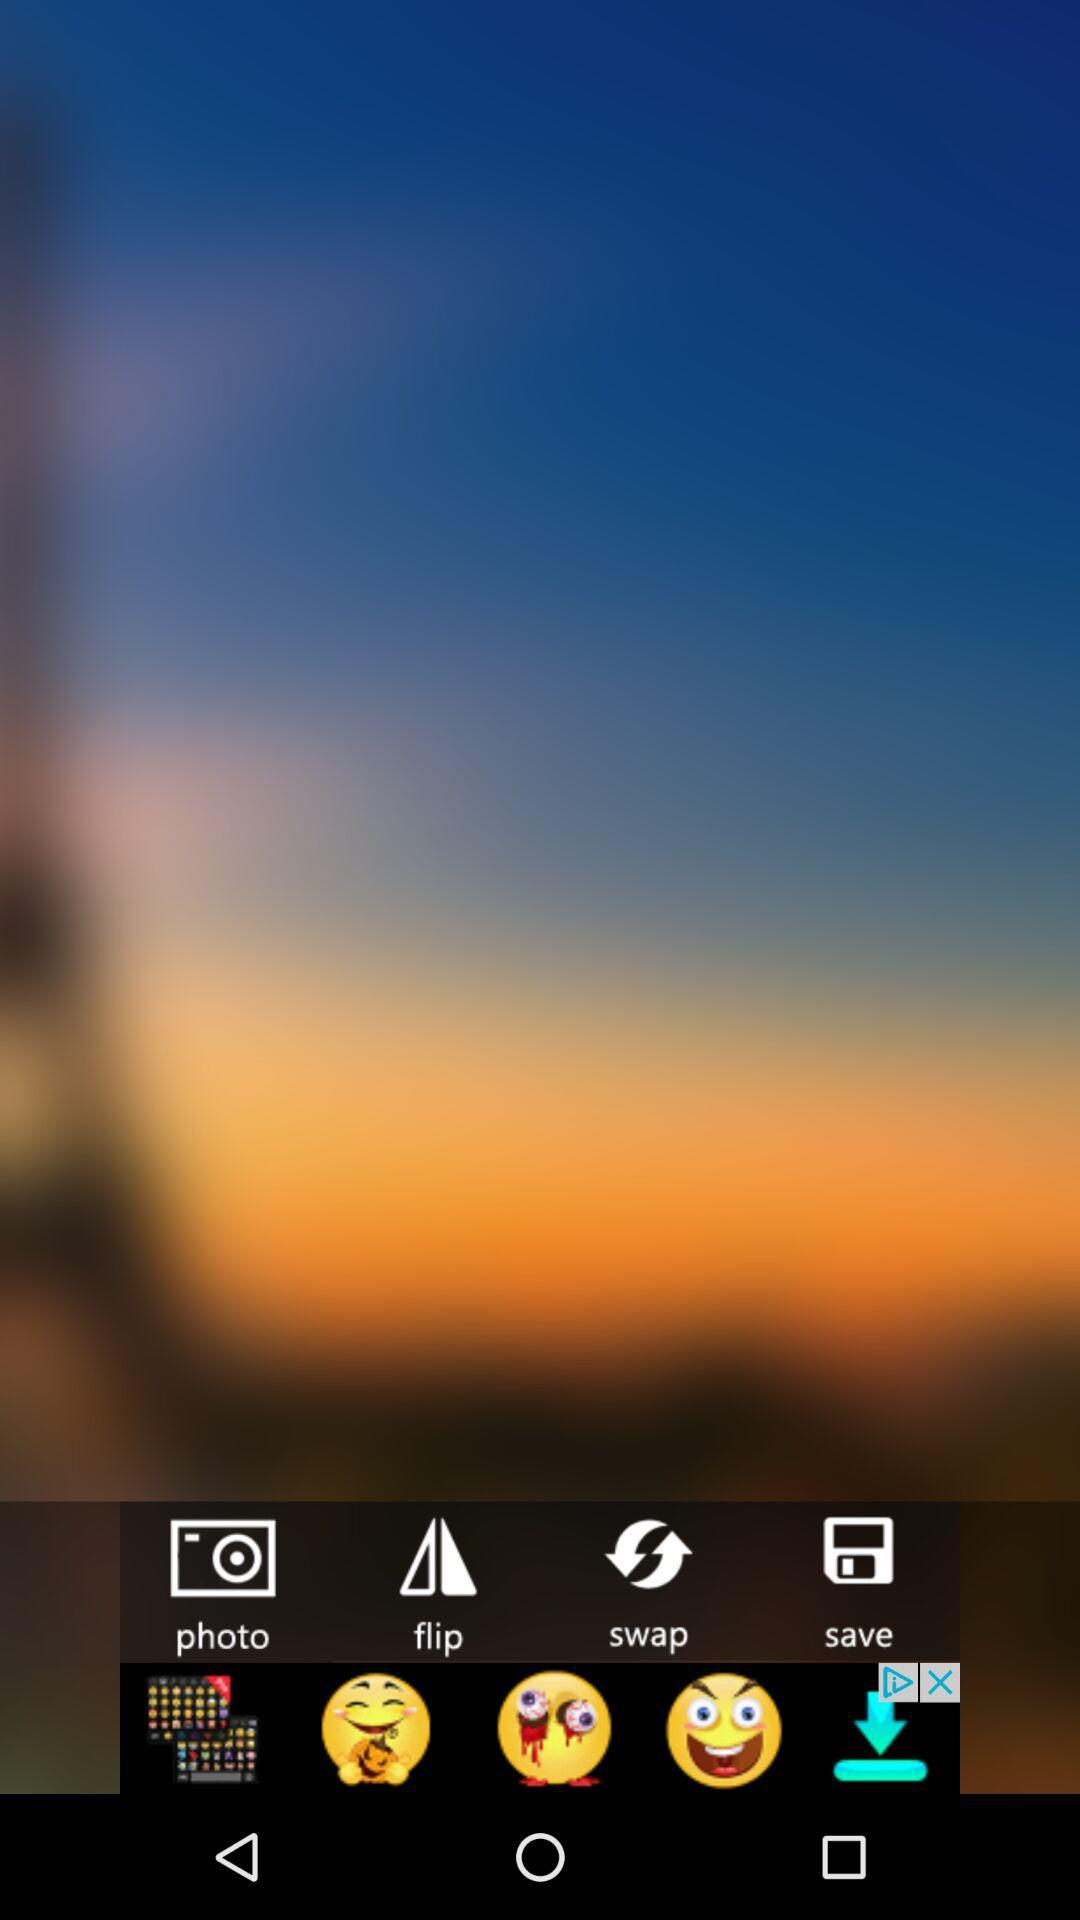 The height and width of the screenshot is (1920, 1080). Describe the element at coordinates (644, 1691) in the screenshot. I see `the swap icon` at that location.